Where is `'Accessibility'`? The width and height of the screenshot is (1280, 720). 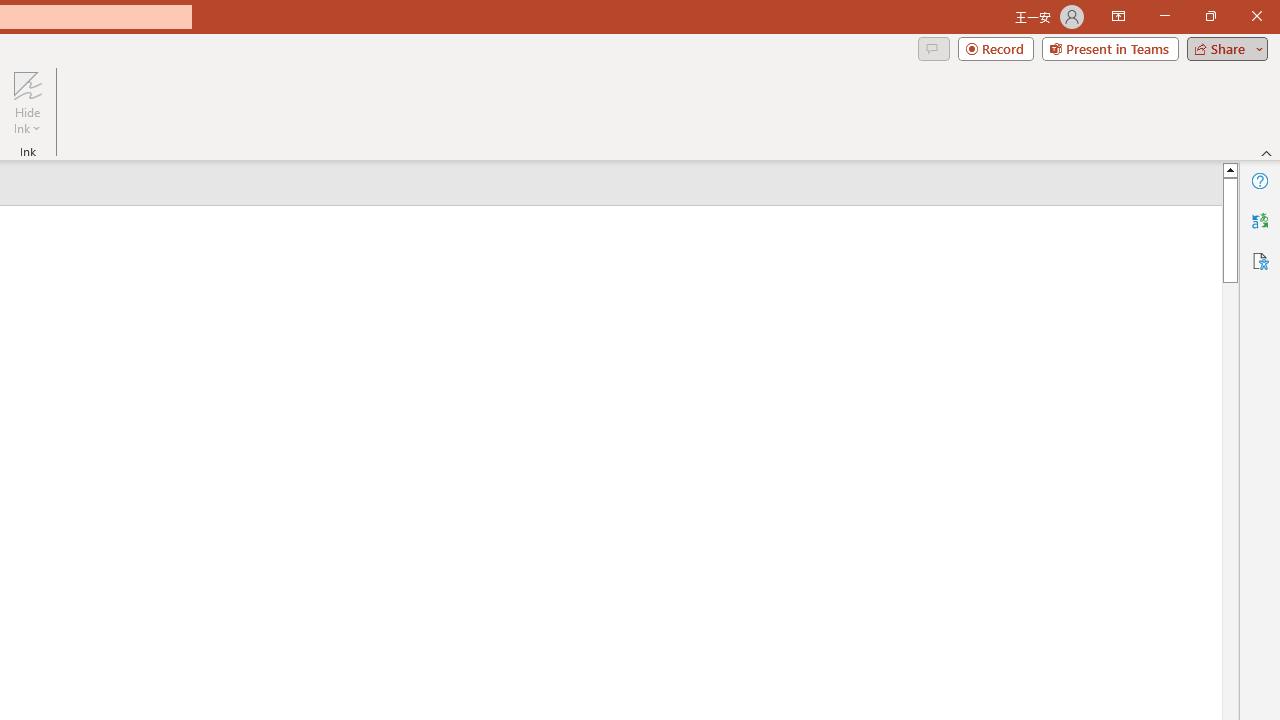 'Accessibility' is located at coordinates (1259, 260).